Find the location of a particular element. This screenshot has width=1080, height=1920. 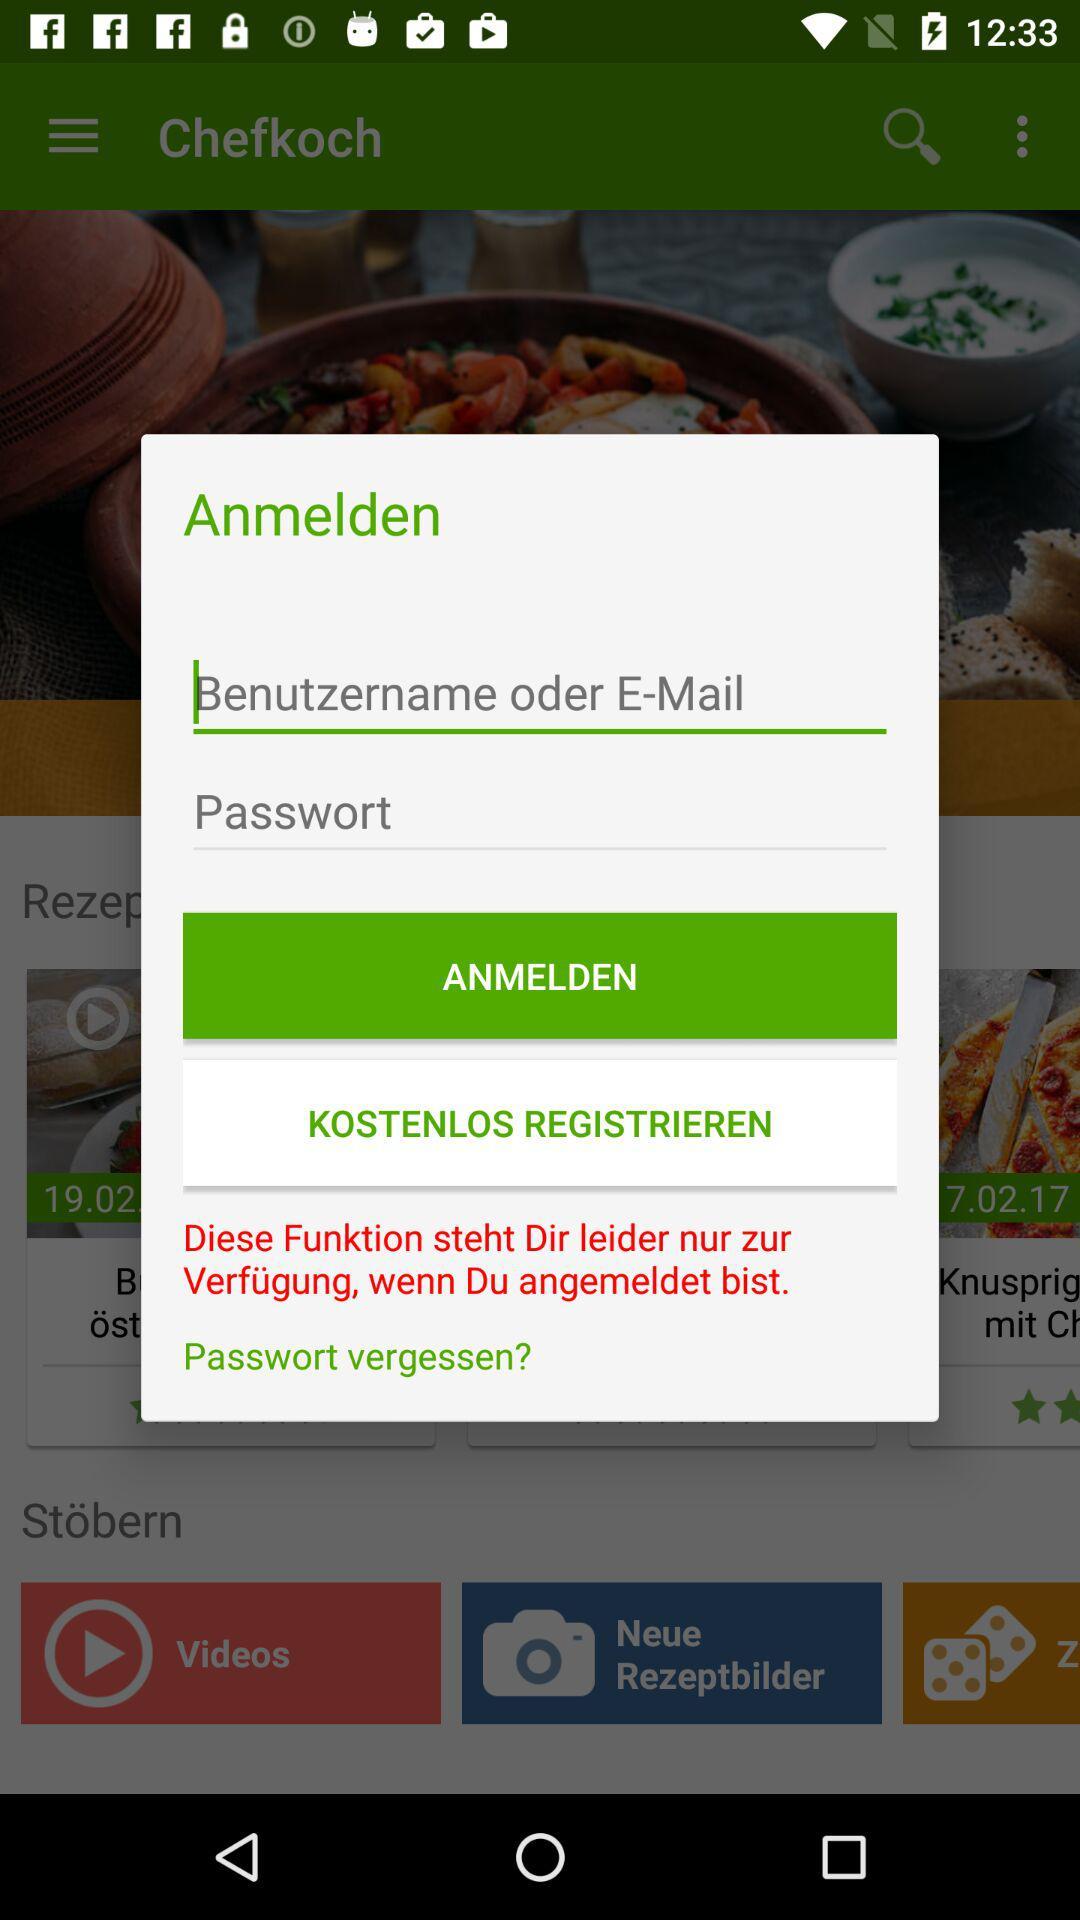

type password is located at coordinates (540, 811).